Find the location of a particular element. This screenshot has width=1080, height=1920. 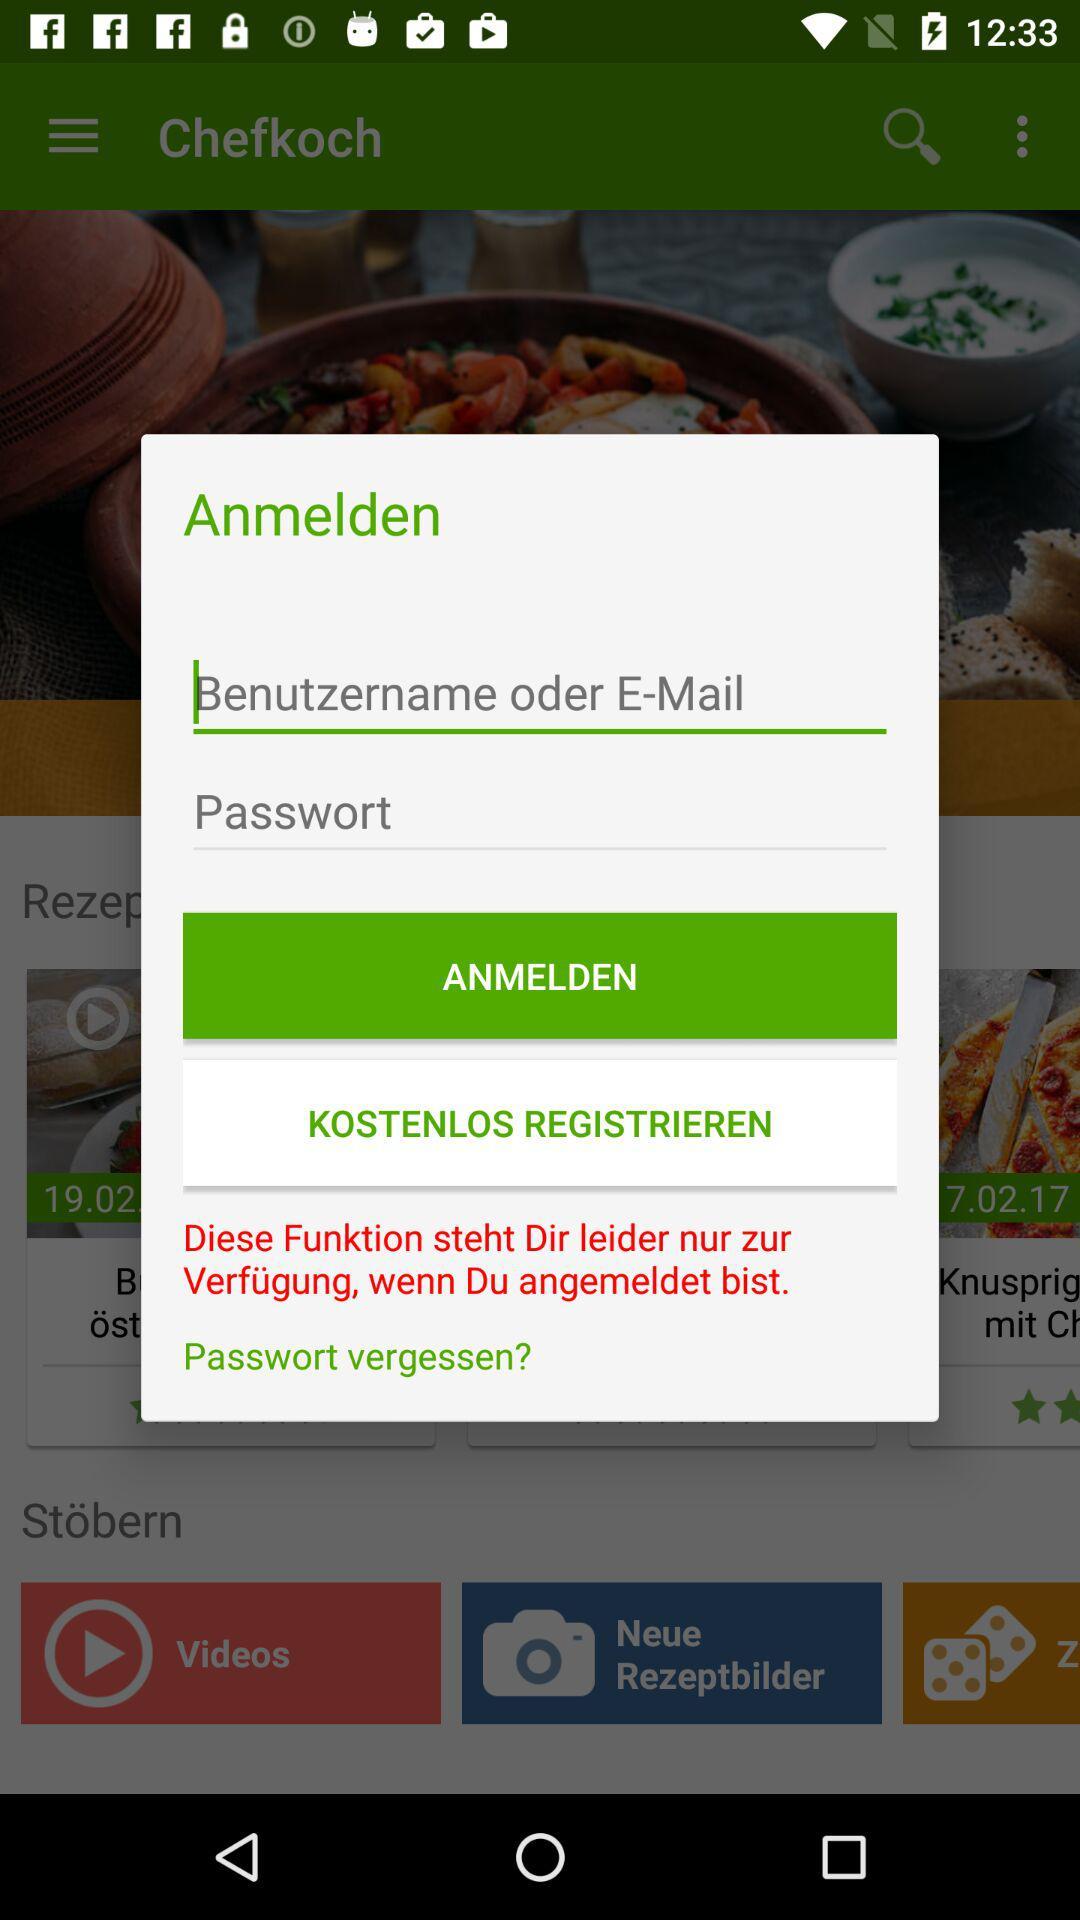

type password is located at coordinates (540, 811).